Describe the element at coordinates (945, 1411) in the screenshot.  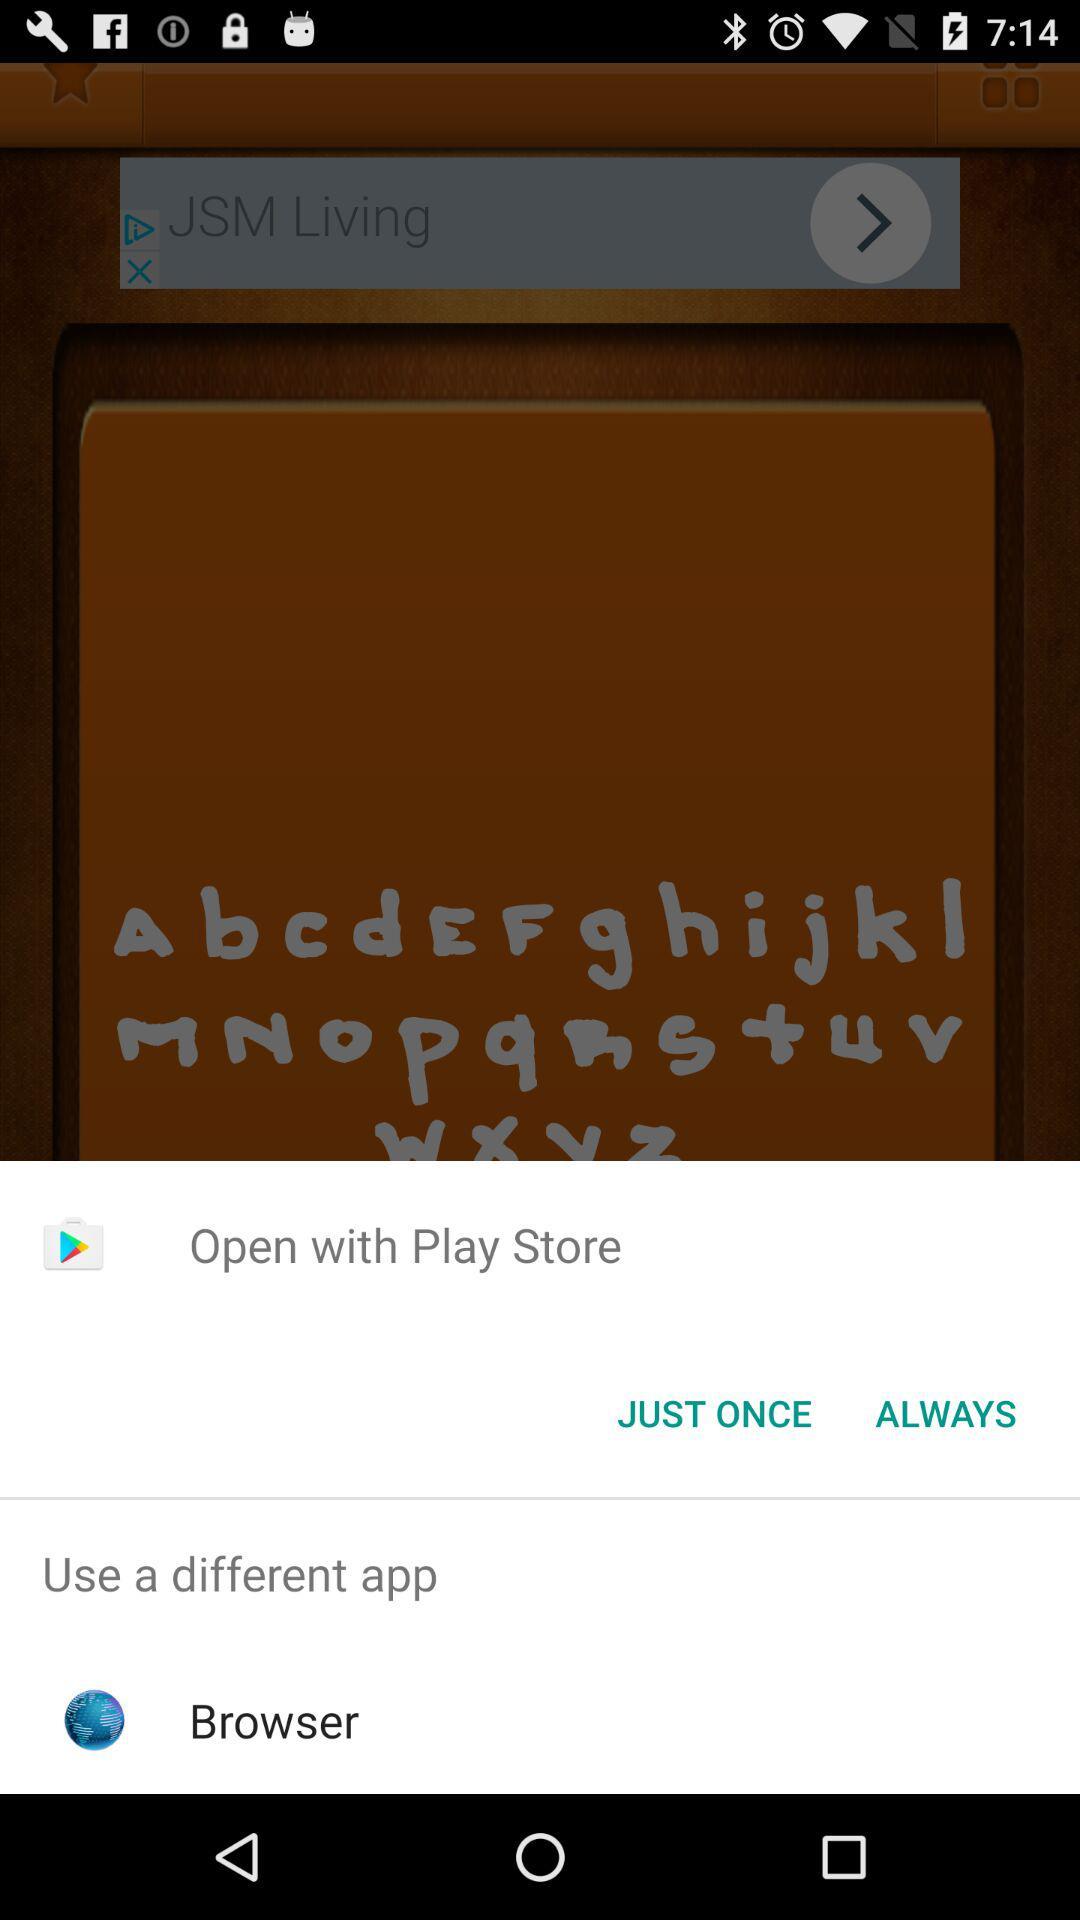
I see `item next to just once icon` at that location.